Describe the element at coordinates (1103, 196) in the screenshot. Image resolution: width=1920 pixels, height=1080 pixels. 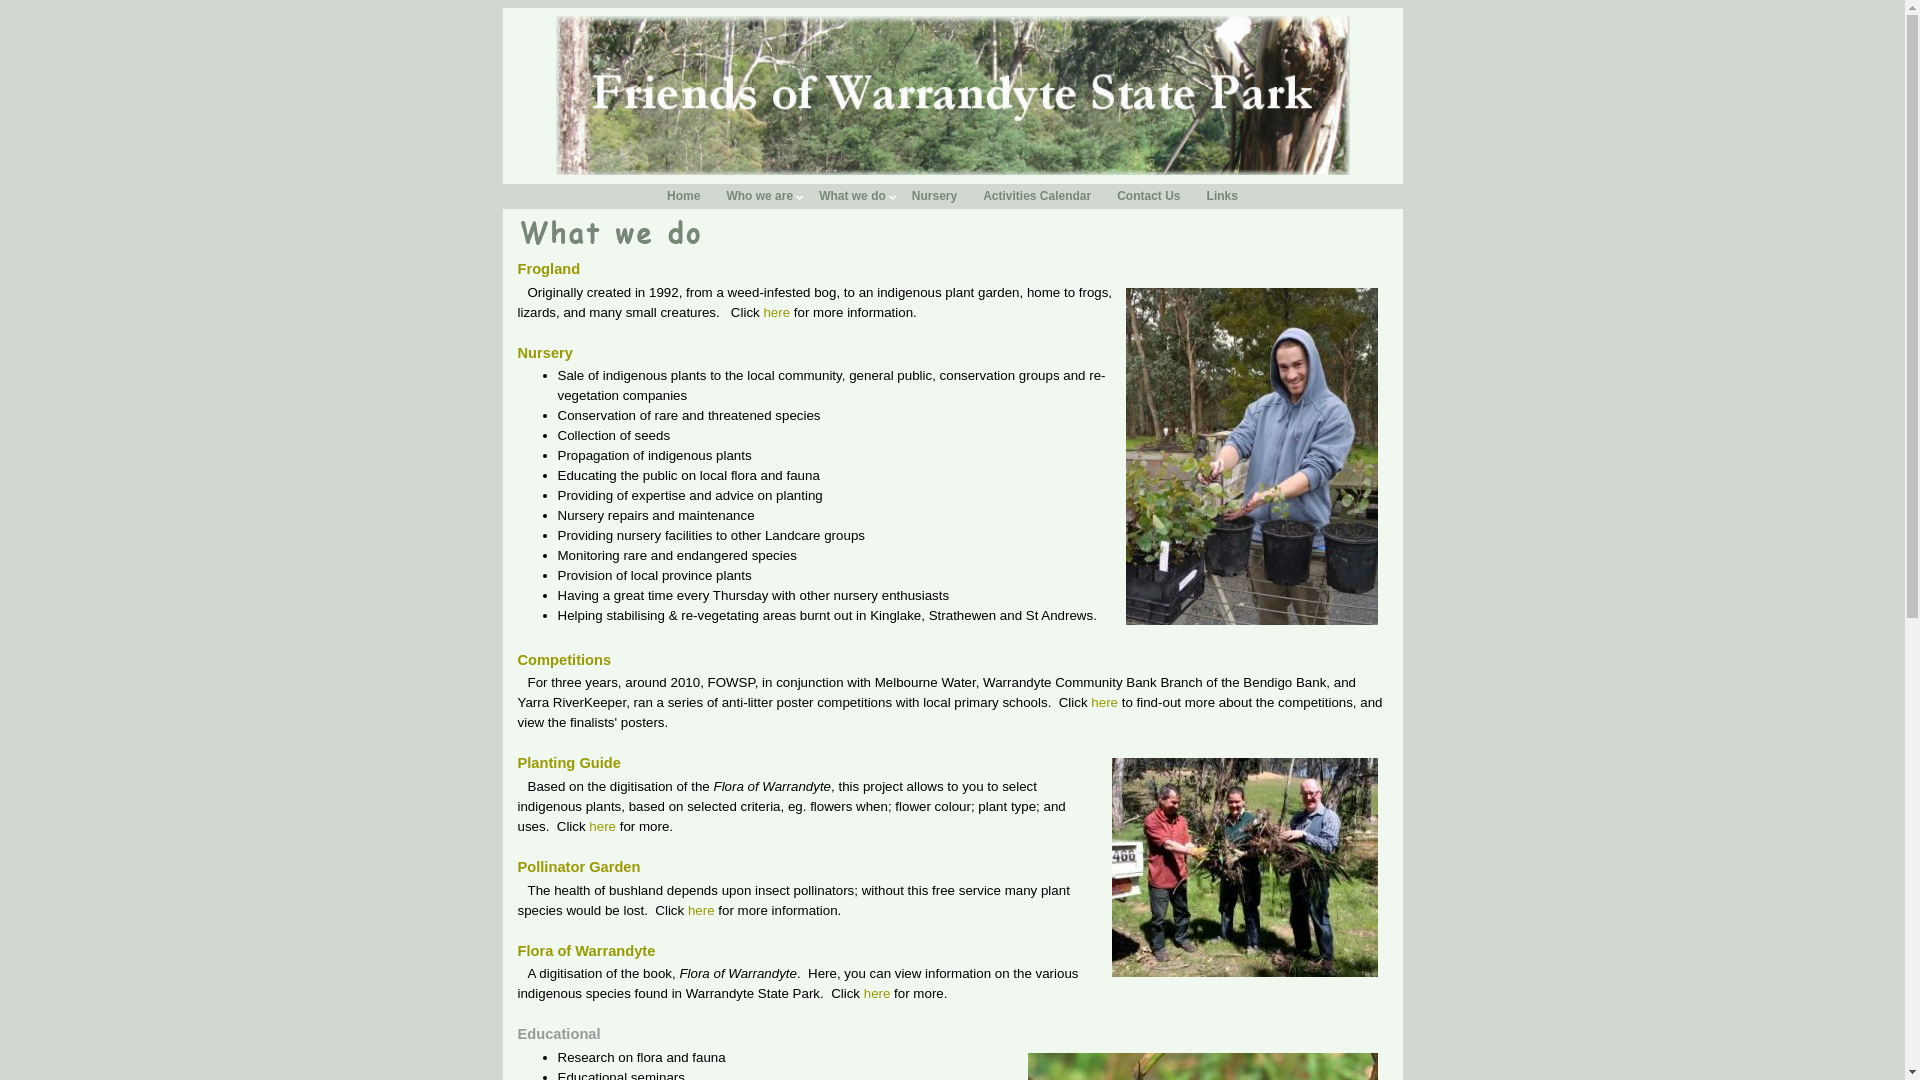
I see `'Contact Us'` at that location.